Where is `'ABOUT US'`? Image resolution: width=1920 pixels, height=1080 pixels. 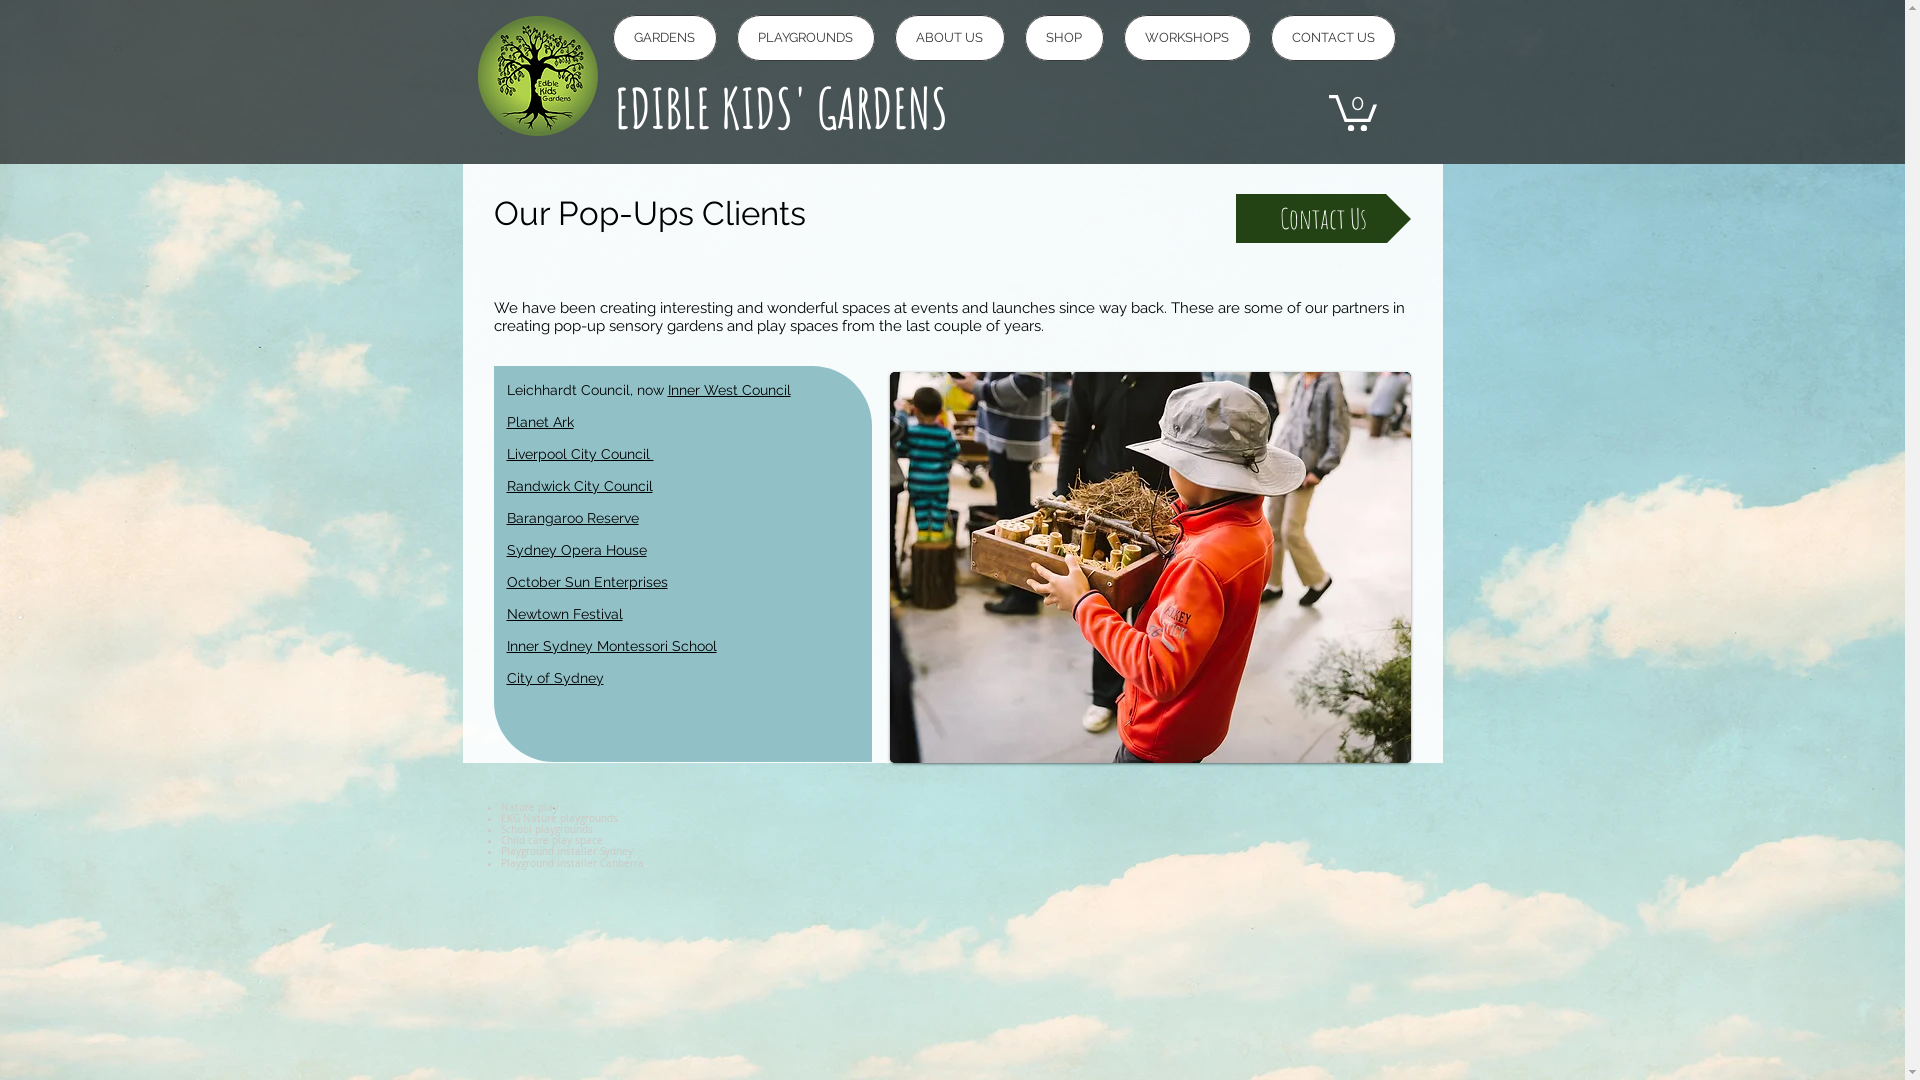 'ABOUT US' is located at coordinates (948, 38).